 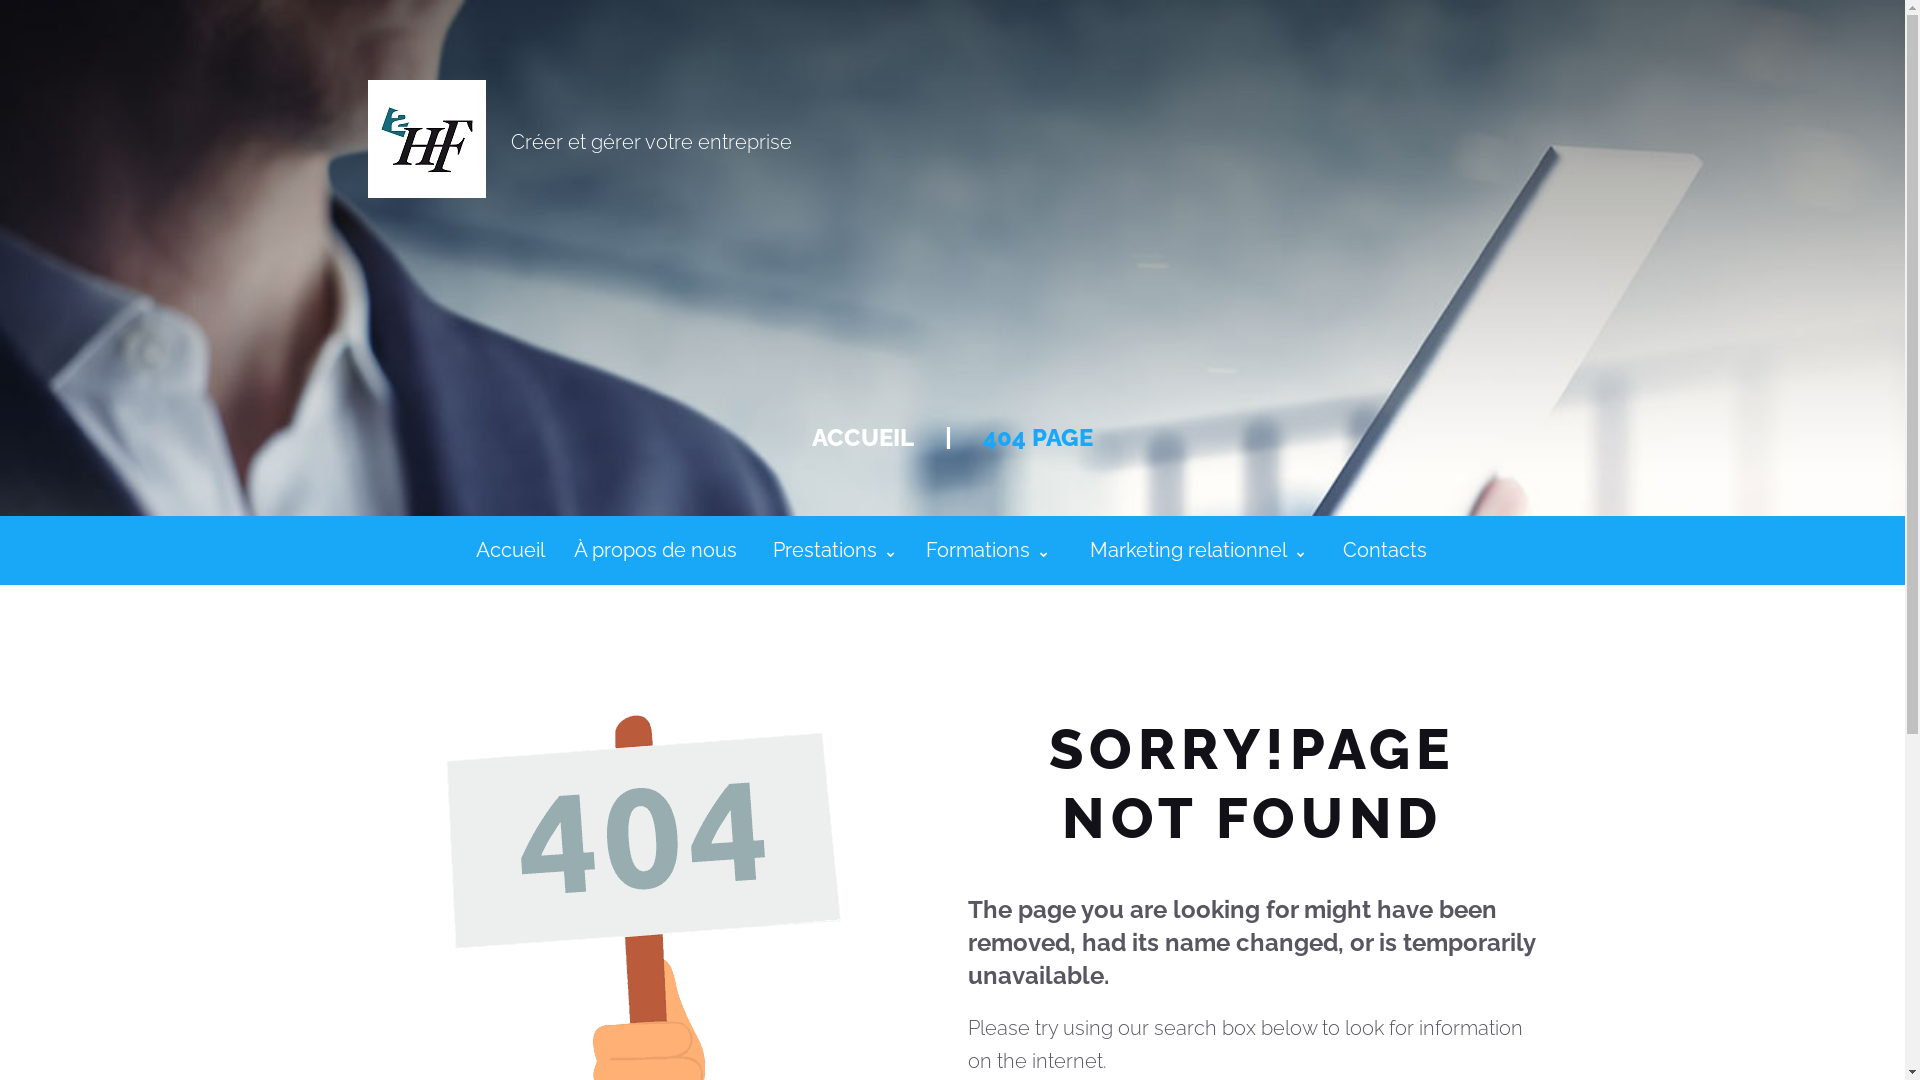 What do you see at coordinates (834, 550) in the screenshot?
I see `'Prestations'` at bounding box center [834, 550].